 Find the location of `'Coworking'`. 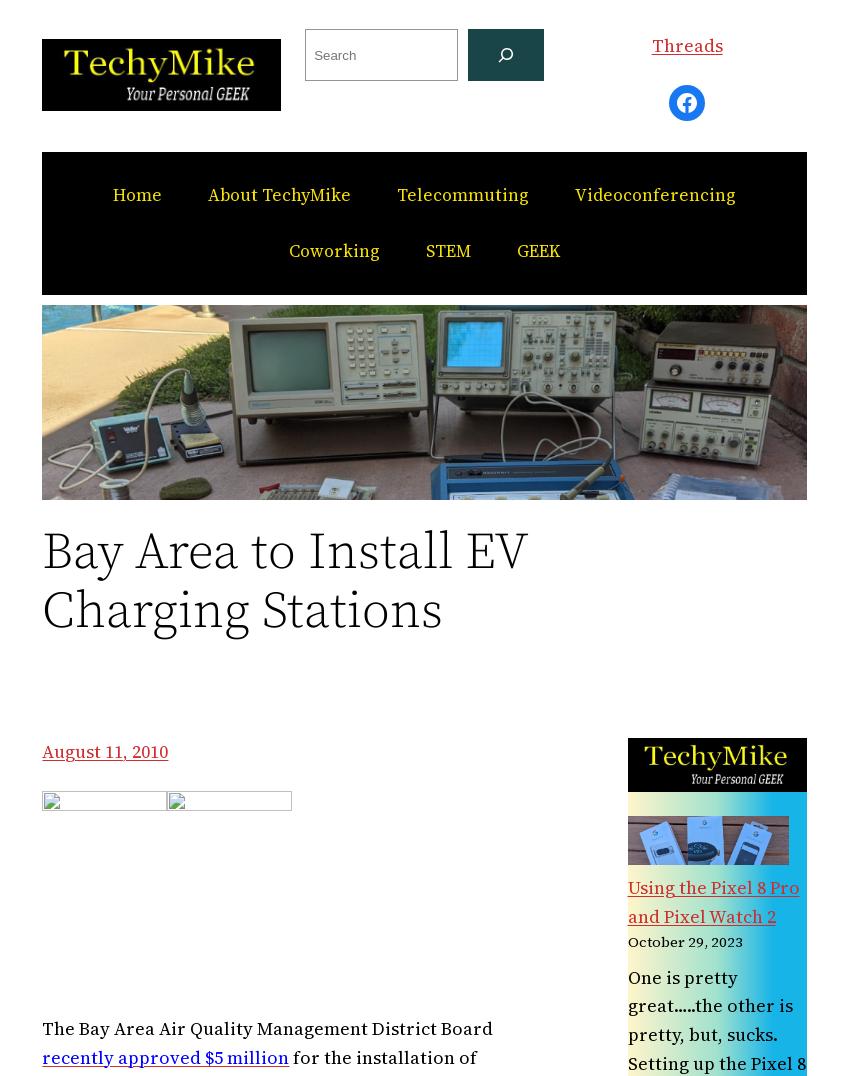

'Coworking' is located at coordinates (334, 251).